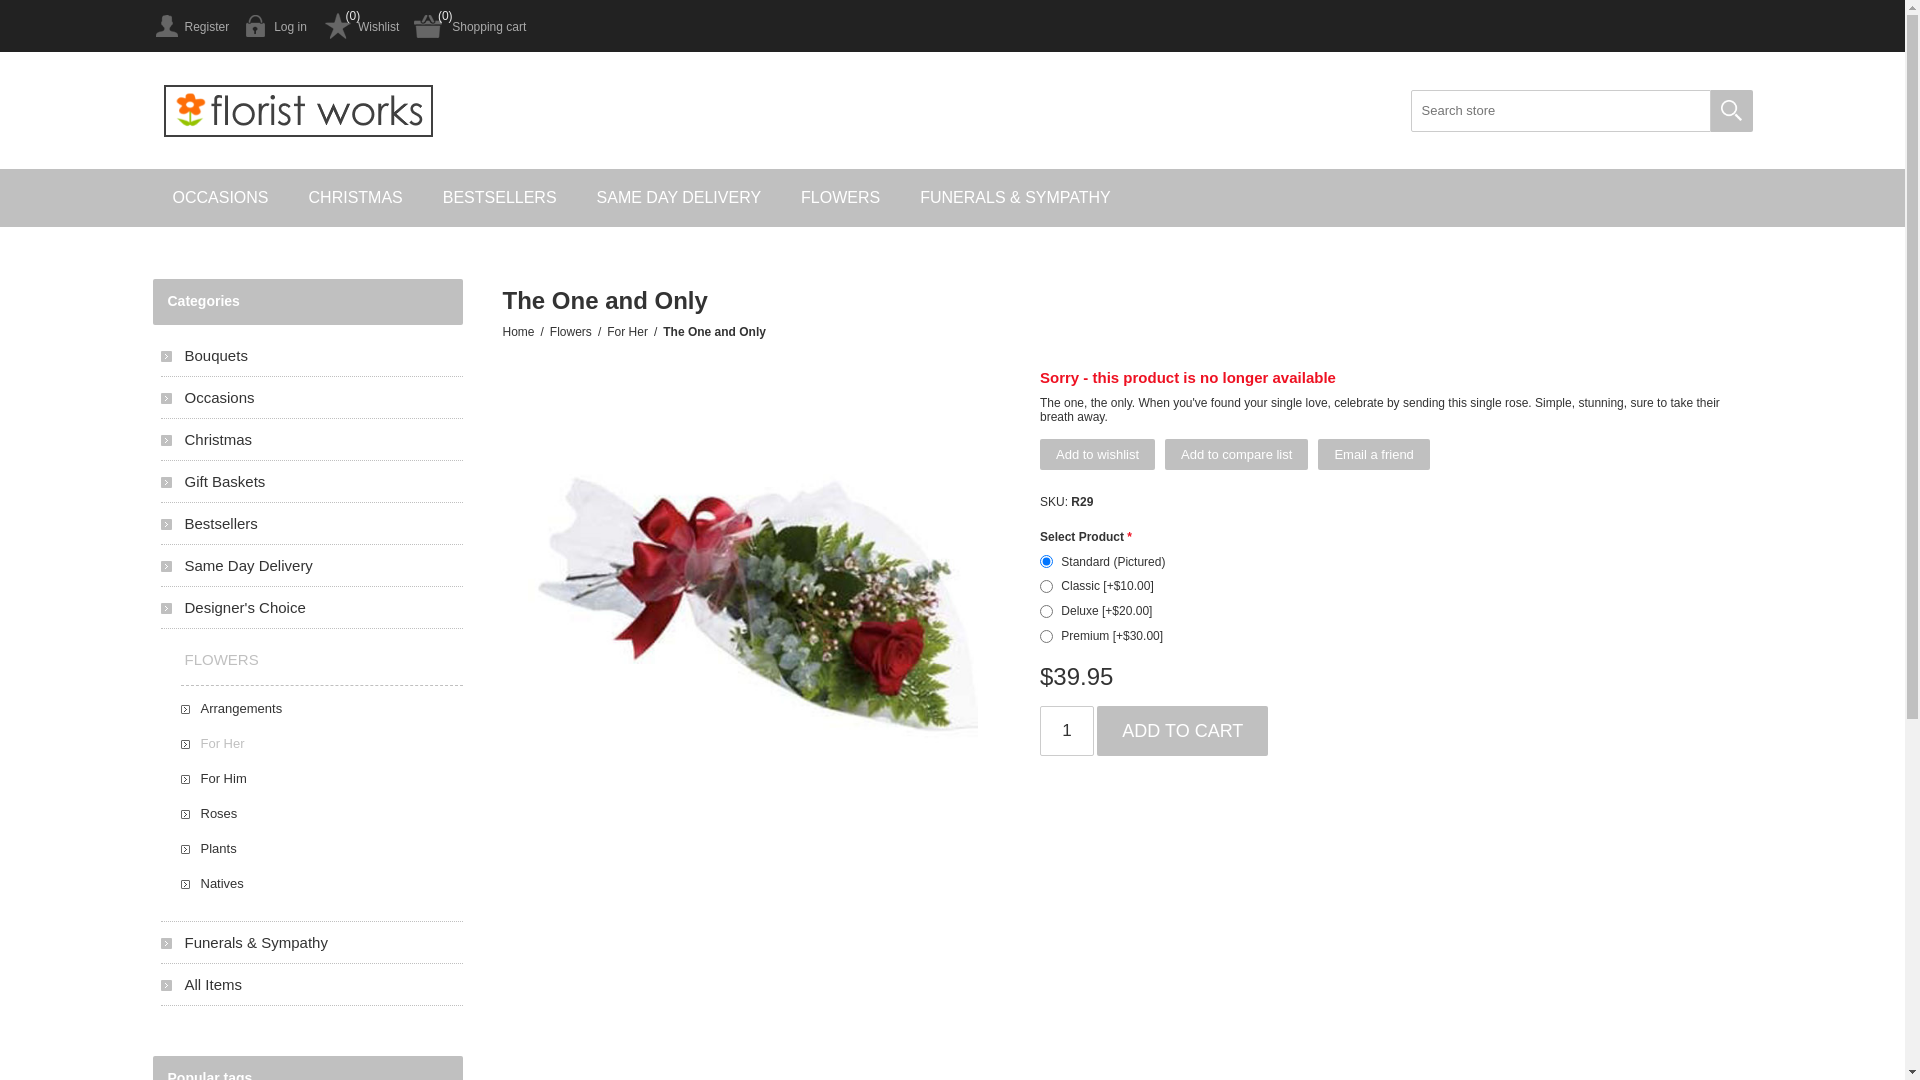 This screenshot has width=1920, height=1080. What do you see at coordinates (1235, 454) in the screenshot?
I see `'Add to compare list'` at bounding box center [1235, 454].